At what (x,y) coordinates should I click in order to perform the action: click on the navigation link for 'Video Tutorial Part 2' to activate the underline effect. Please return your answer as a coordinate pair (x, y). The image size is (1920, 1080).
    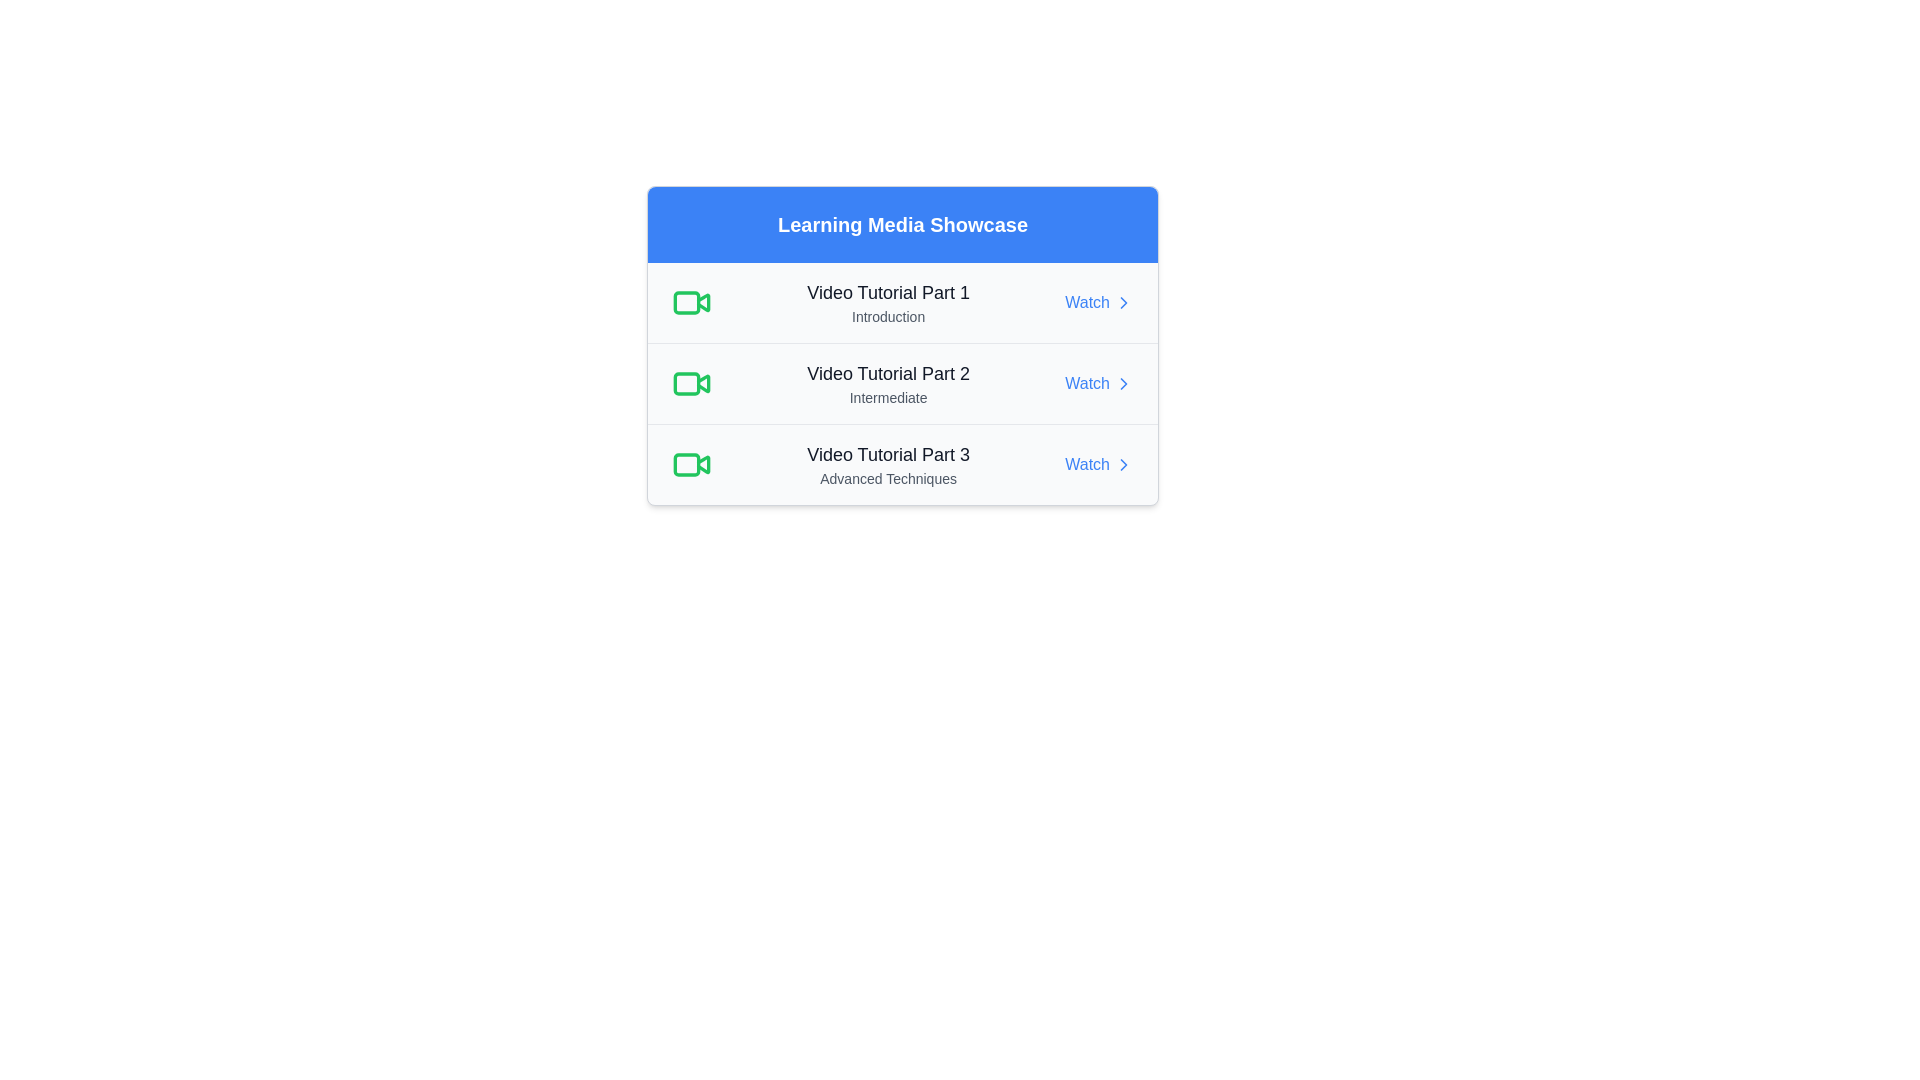
    Looking at the image, I should click on (1098, 384).